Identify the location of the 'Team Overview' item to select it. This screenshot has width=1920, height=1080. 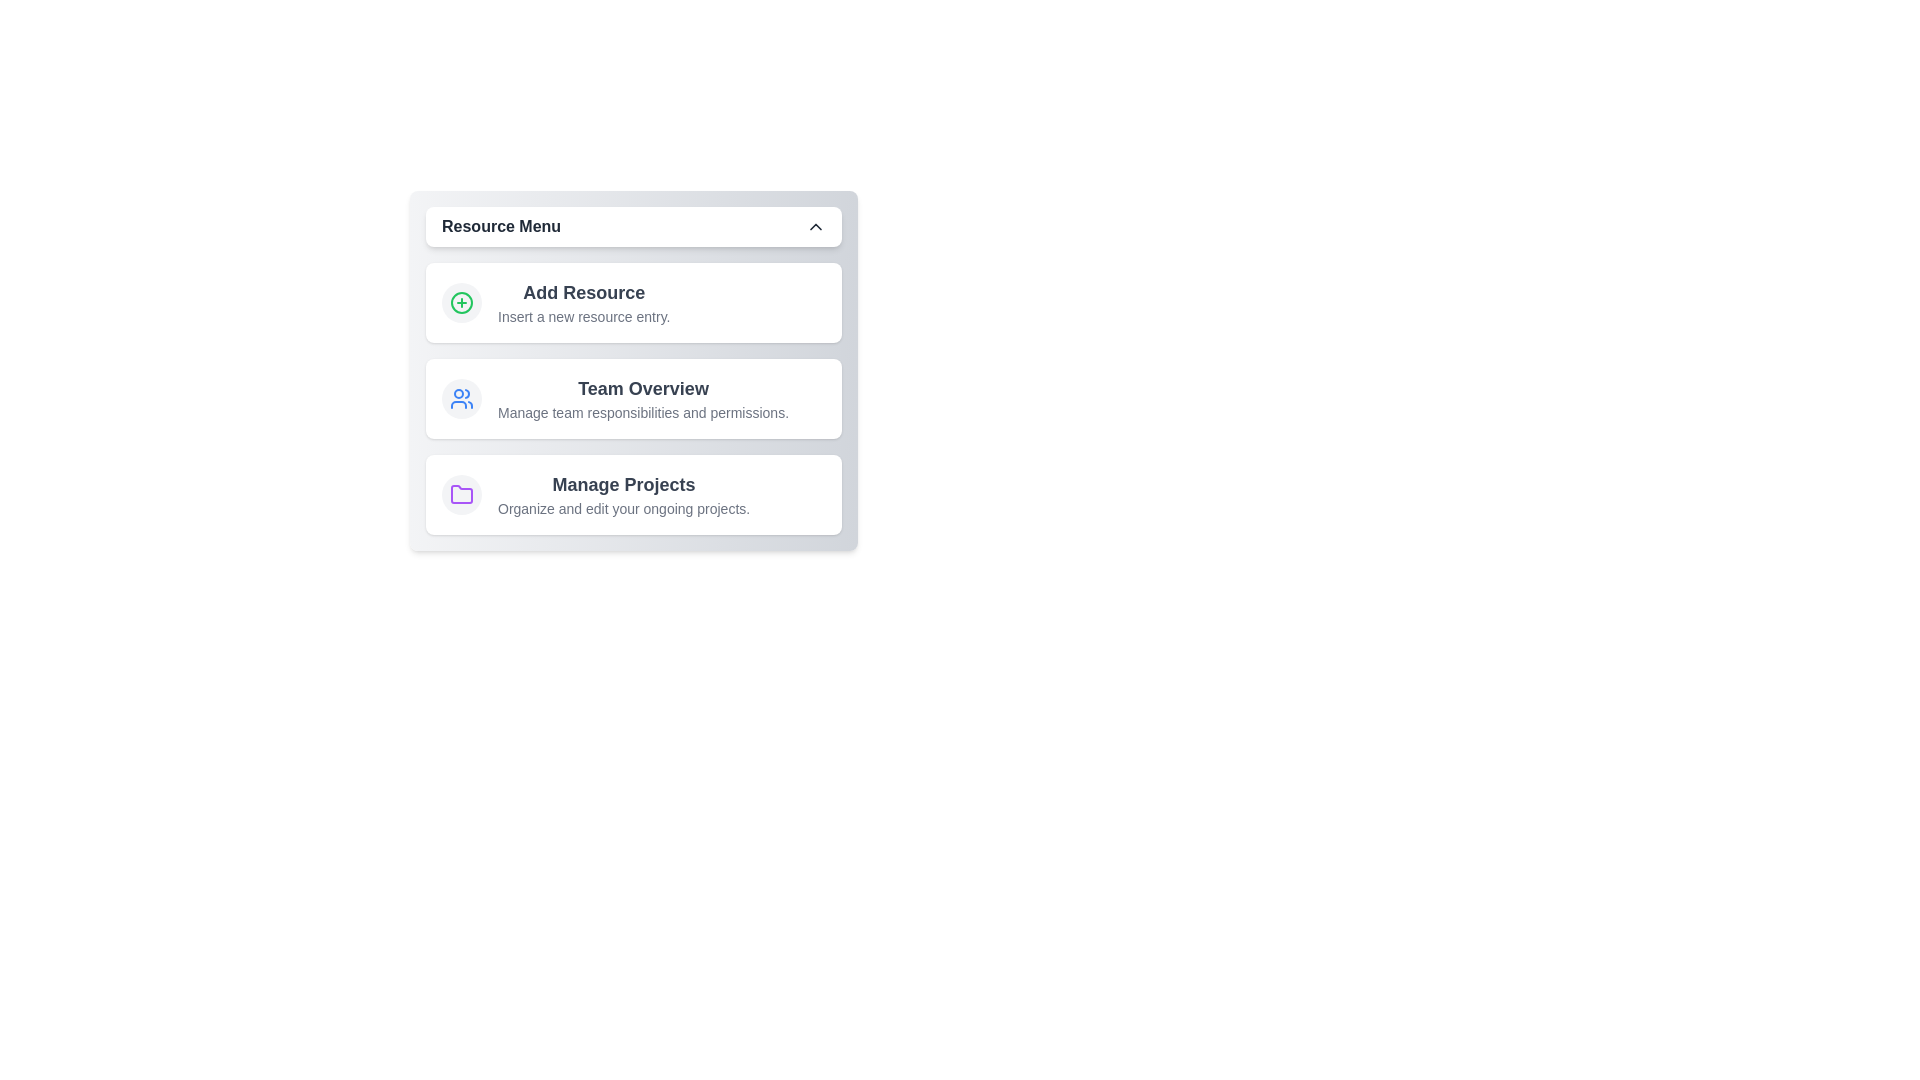
(632, 398).